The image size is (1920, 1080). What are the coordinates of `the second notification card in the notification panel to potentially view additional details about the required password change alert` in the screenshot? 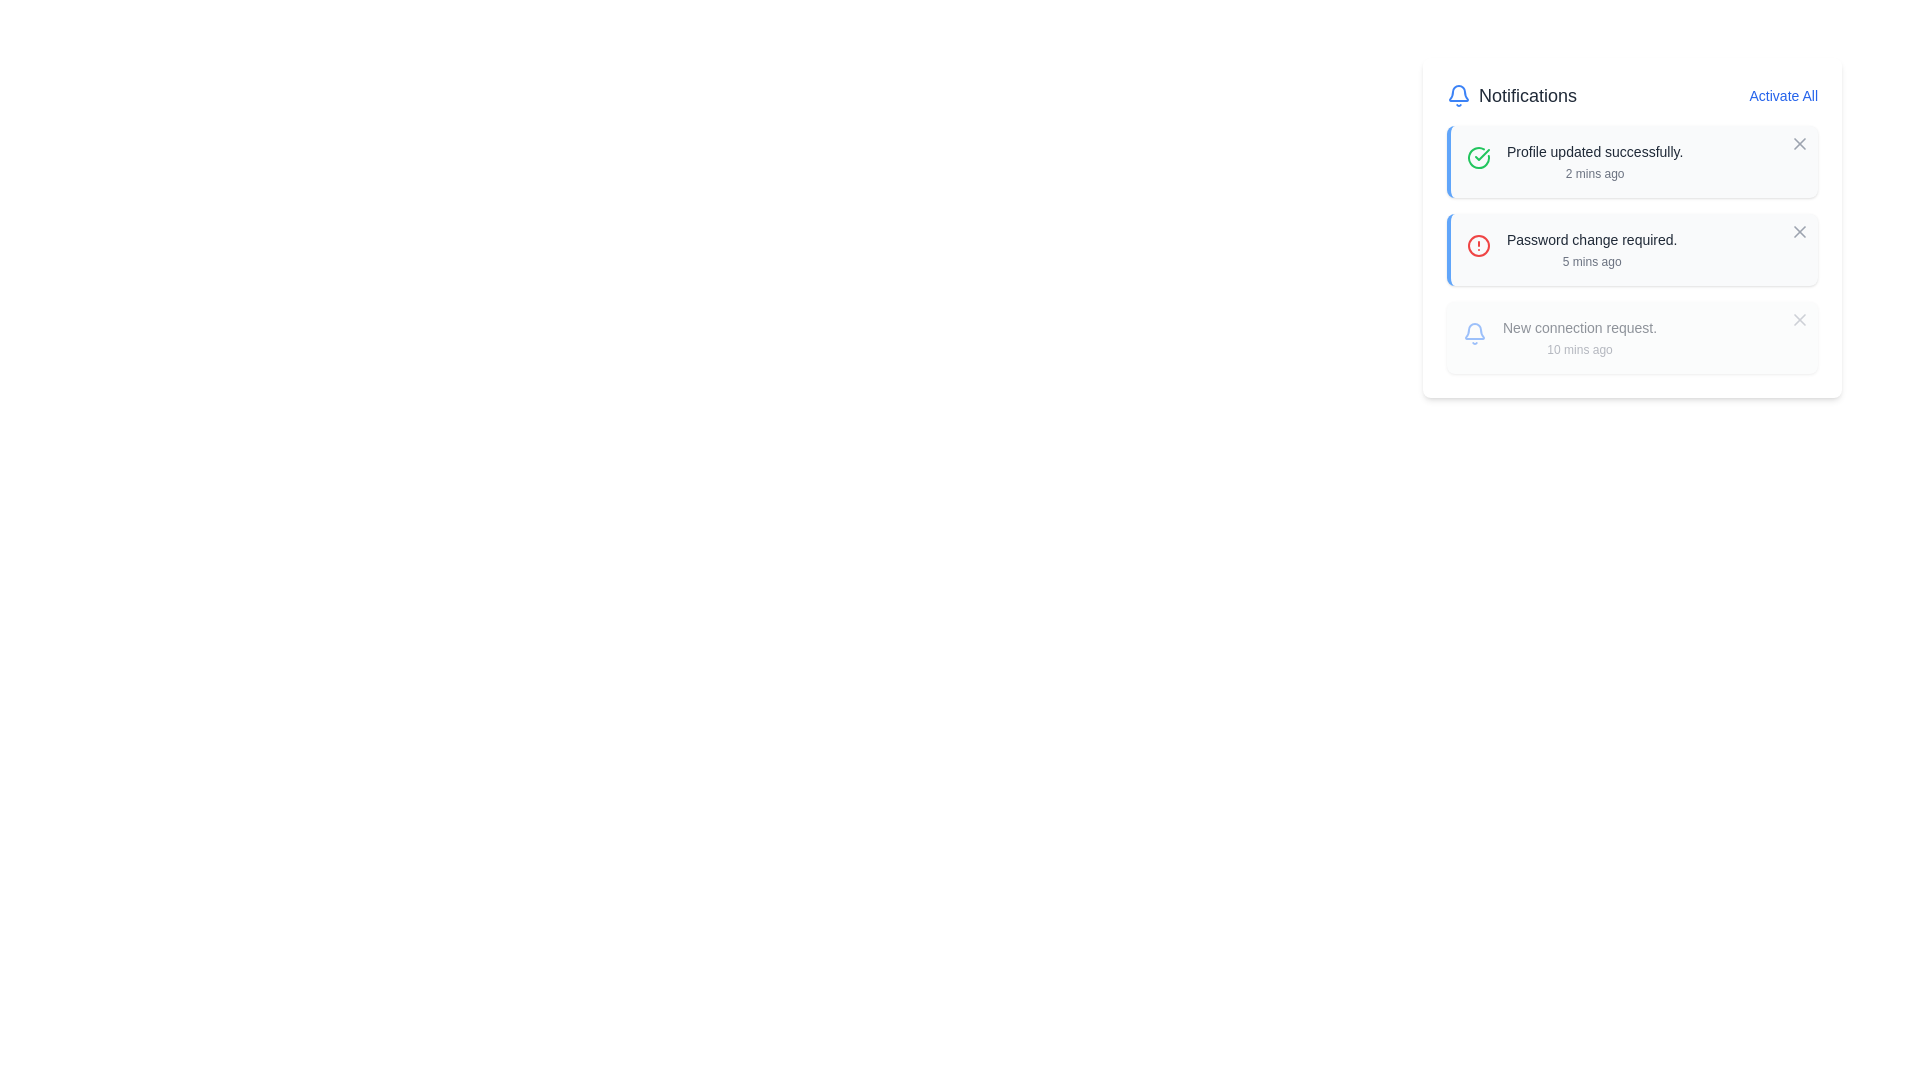 It's located at (1632, 226).